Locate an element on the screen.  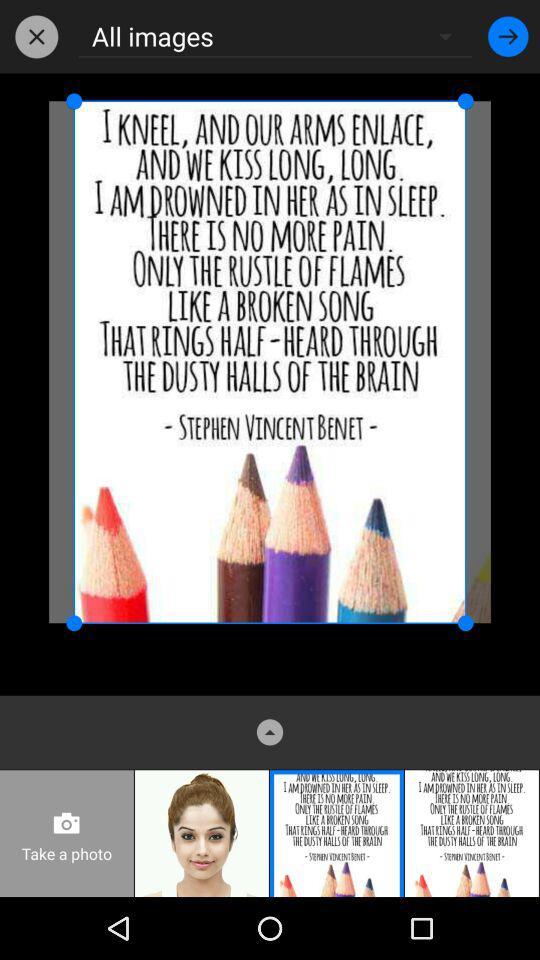
item at the top right corner is located at coordinates (508, 35).